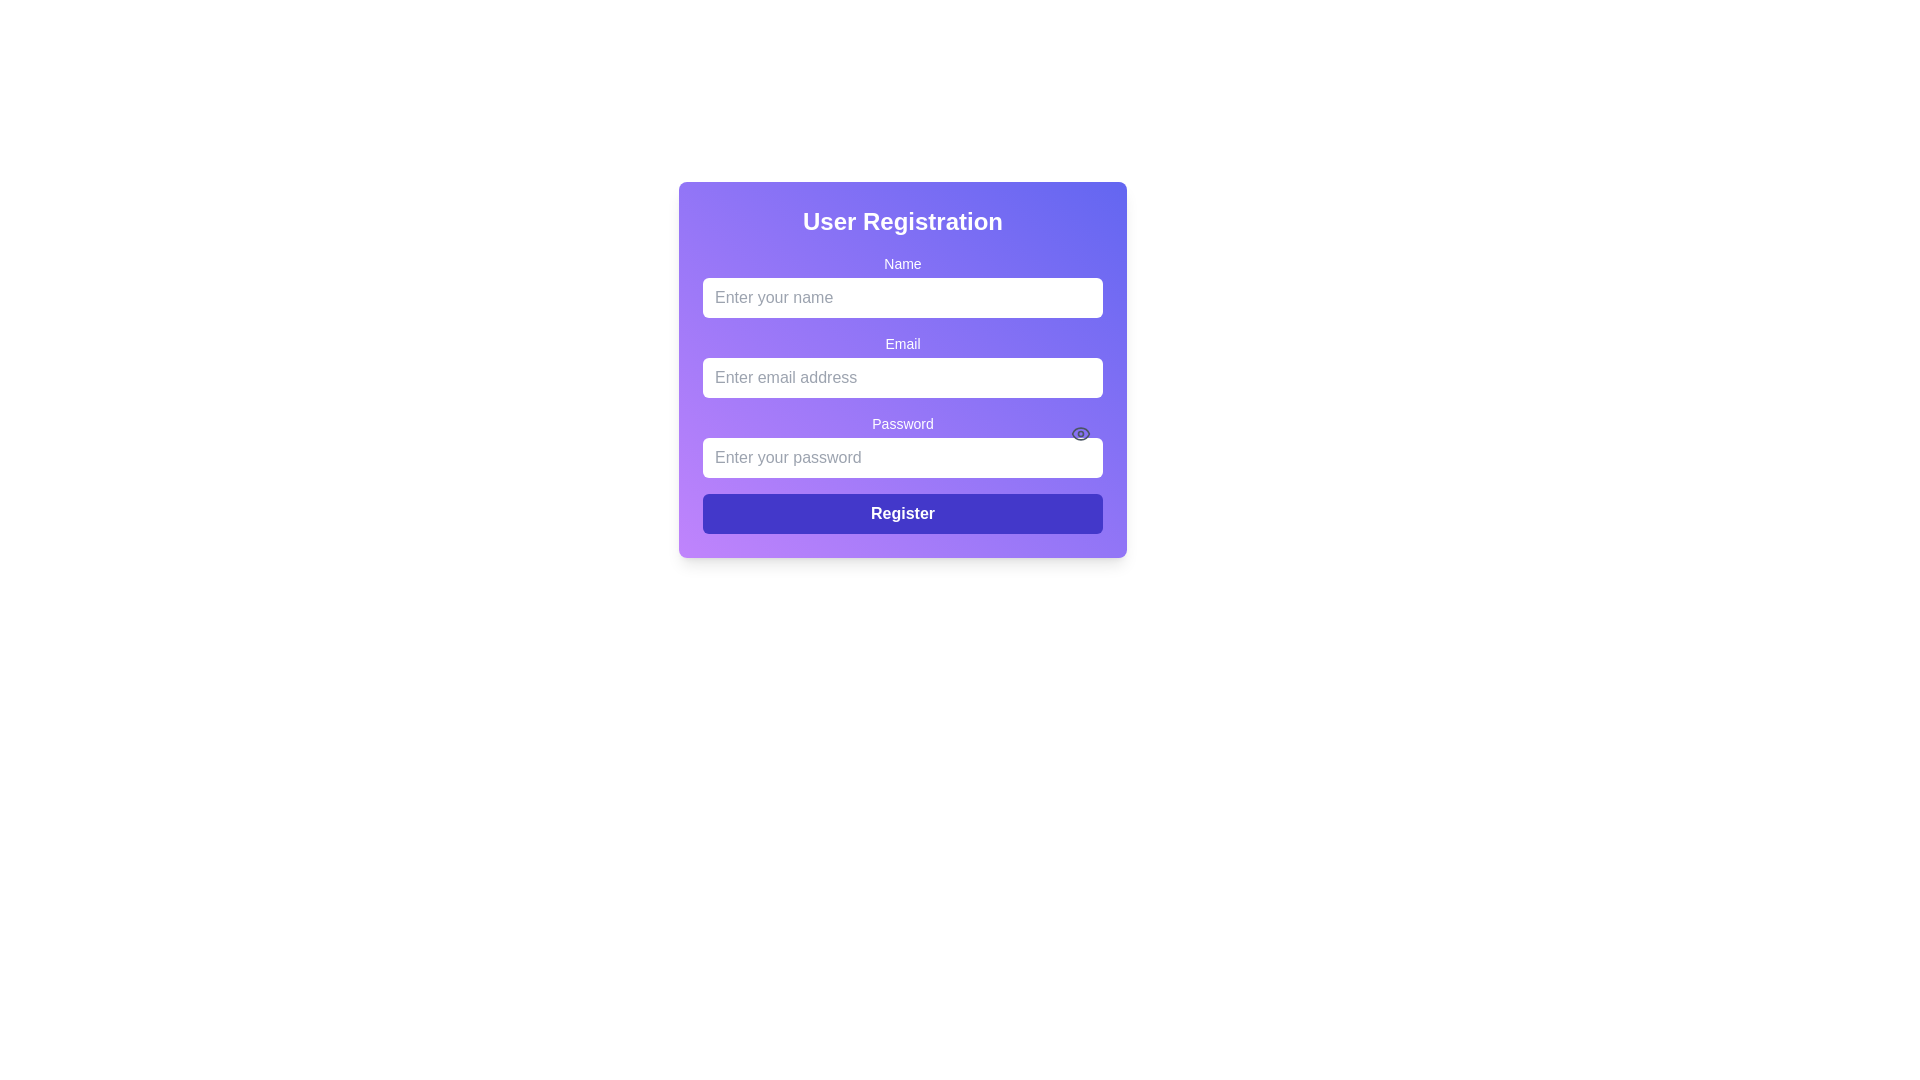  What do you see at coordinates (901, 342) in the screenshot?
I see `the text label that identifies the email input field located just above the email input in the form interface` at bounding box center [901, 342].